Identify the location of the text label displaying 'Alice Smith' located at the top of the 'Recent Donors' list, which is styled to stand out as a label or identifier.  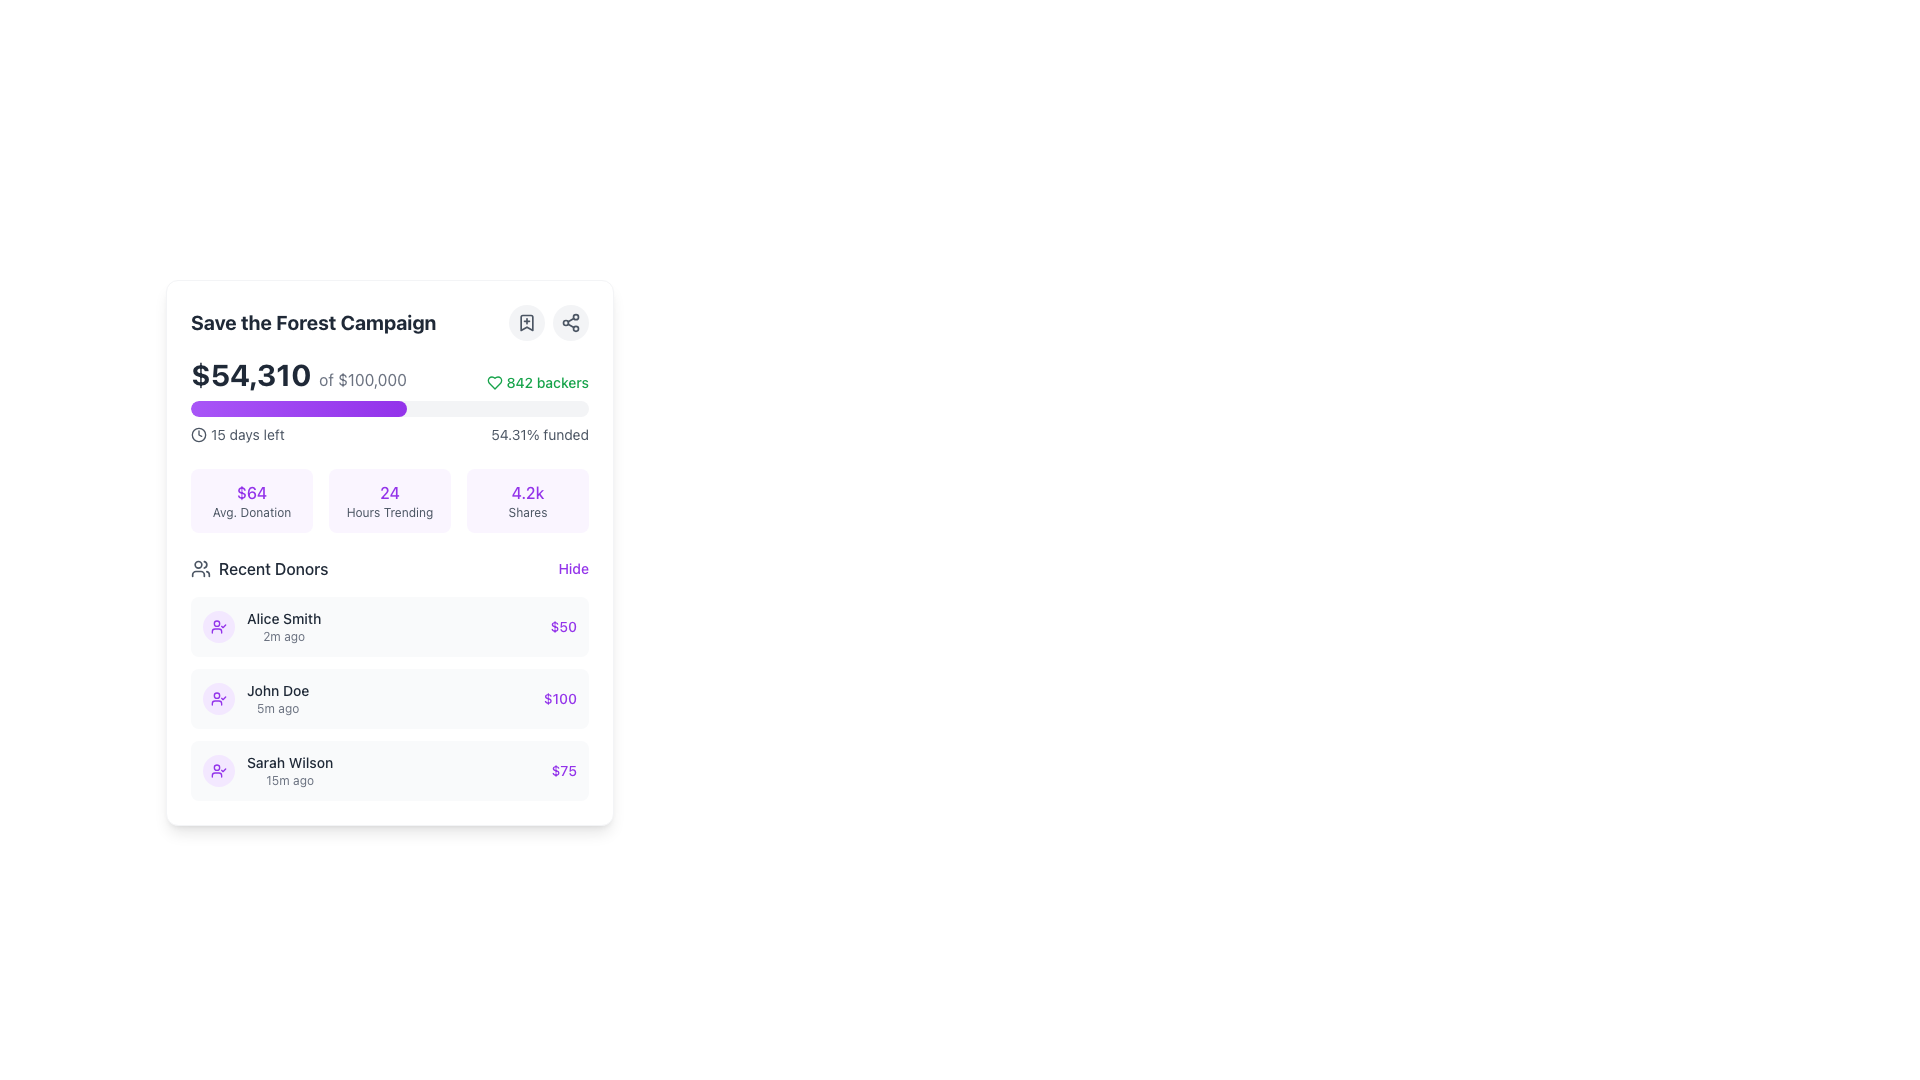
(283, 617).